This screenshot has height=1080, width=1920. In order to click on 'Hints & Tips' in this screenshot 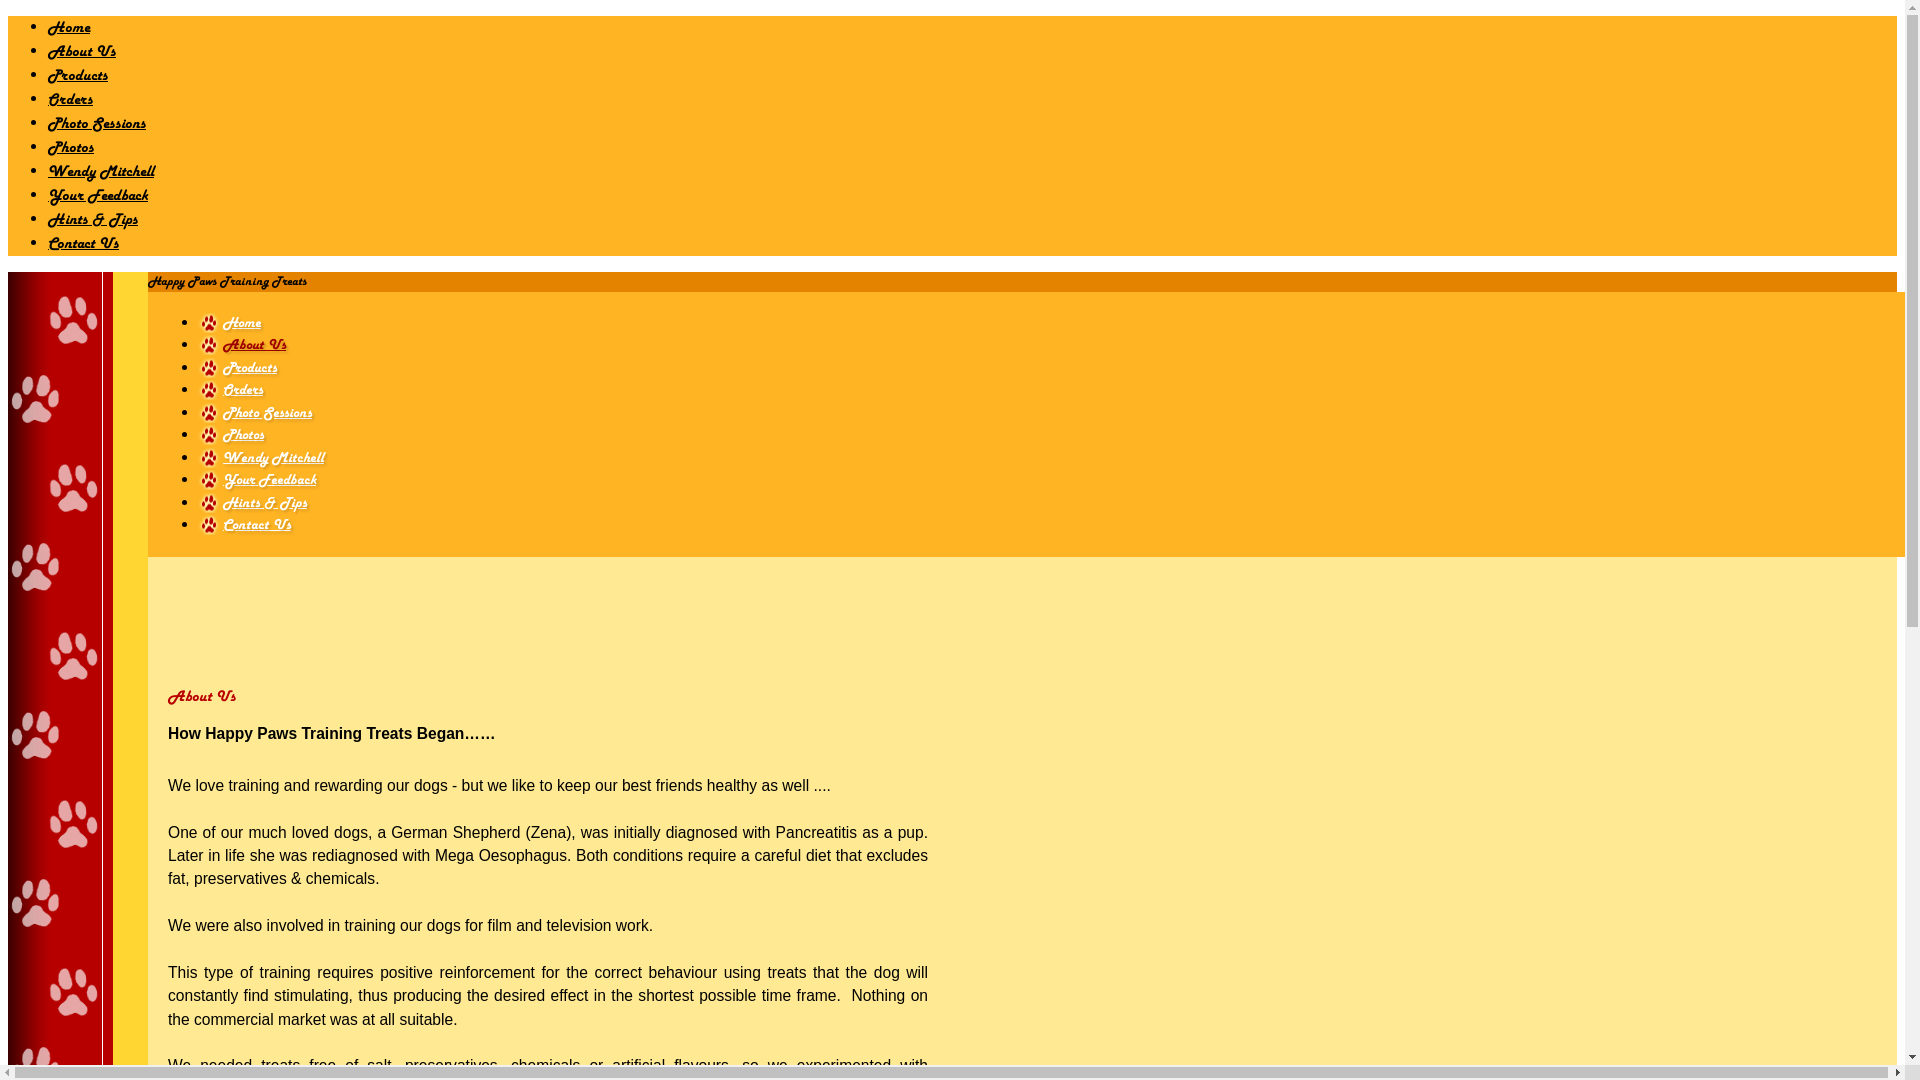, I will do `click(91, 219)`.